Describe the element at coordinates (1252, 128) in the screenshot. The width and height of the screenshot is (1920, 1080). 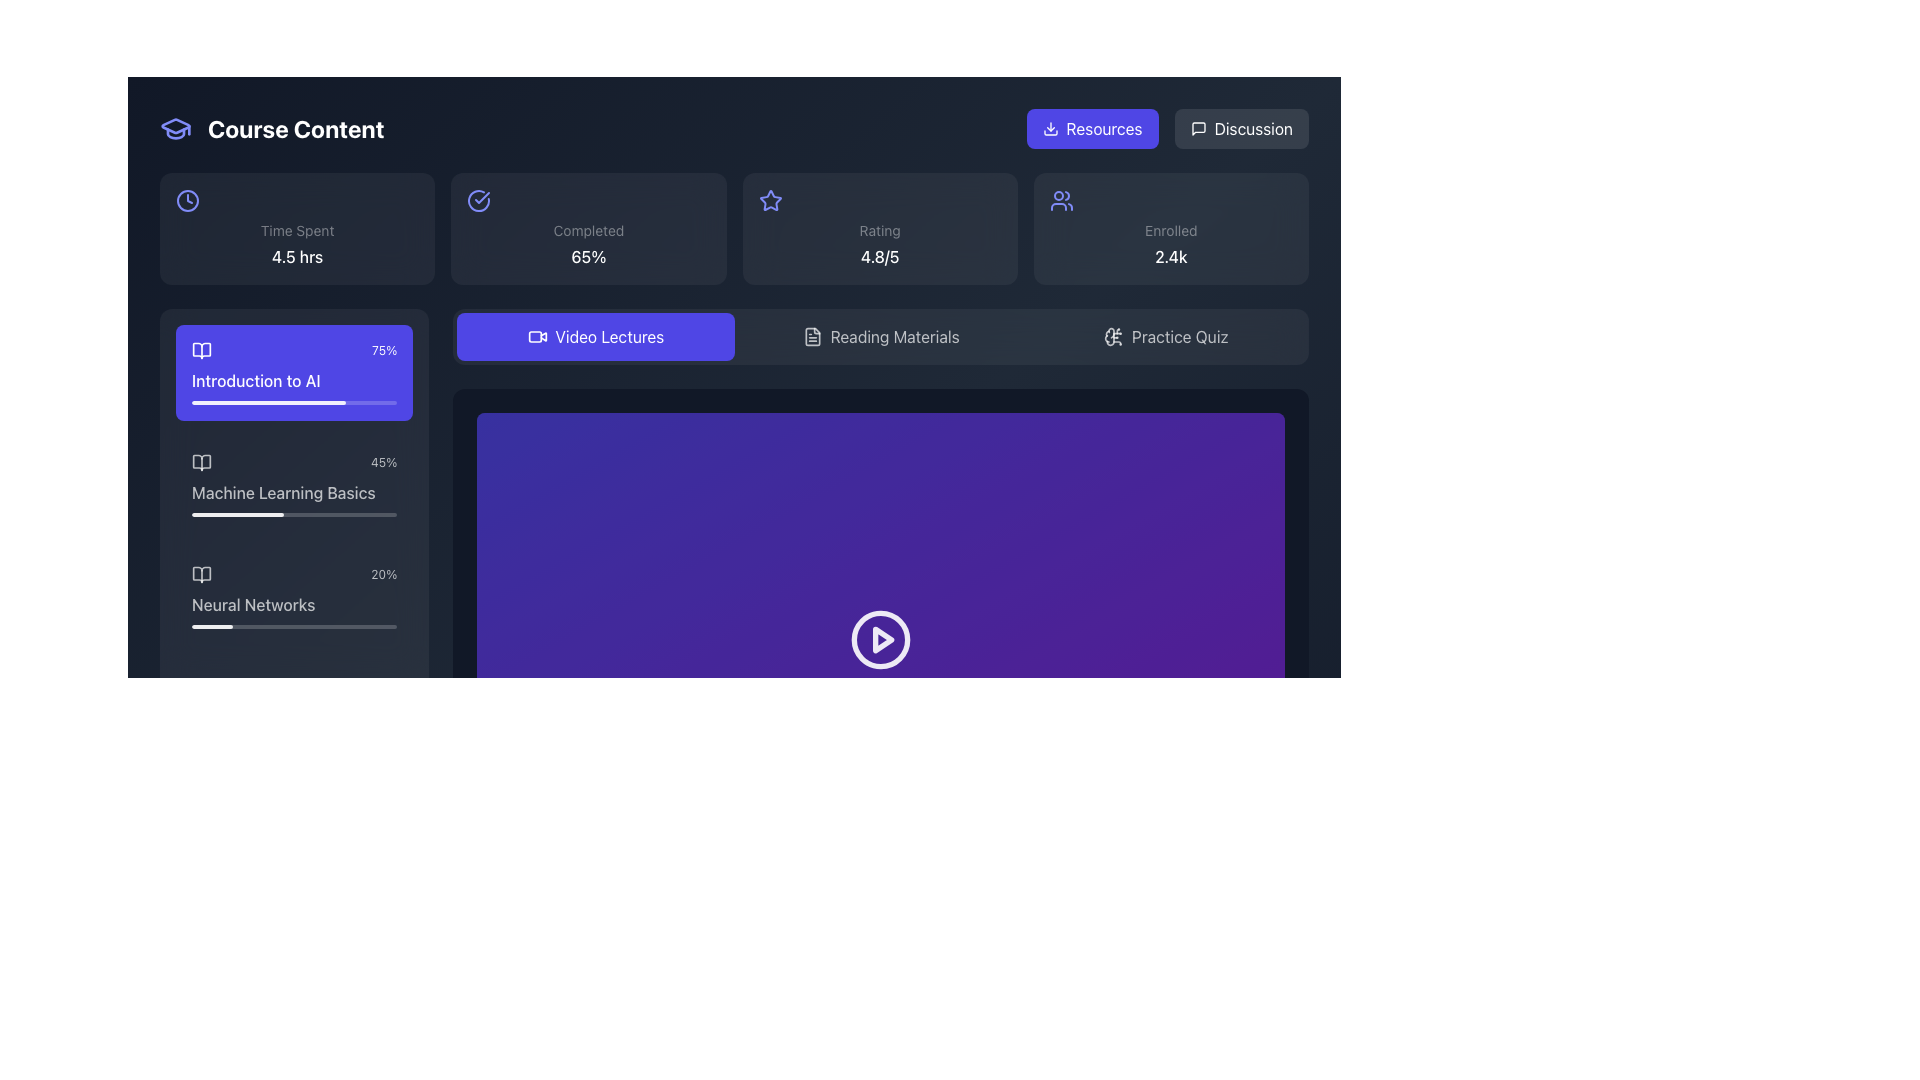
I see `the text label displaying 'Discussion', which is part of a button-like structure in the top-right area of the interface` at that location.